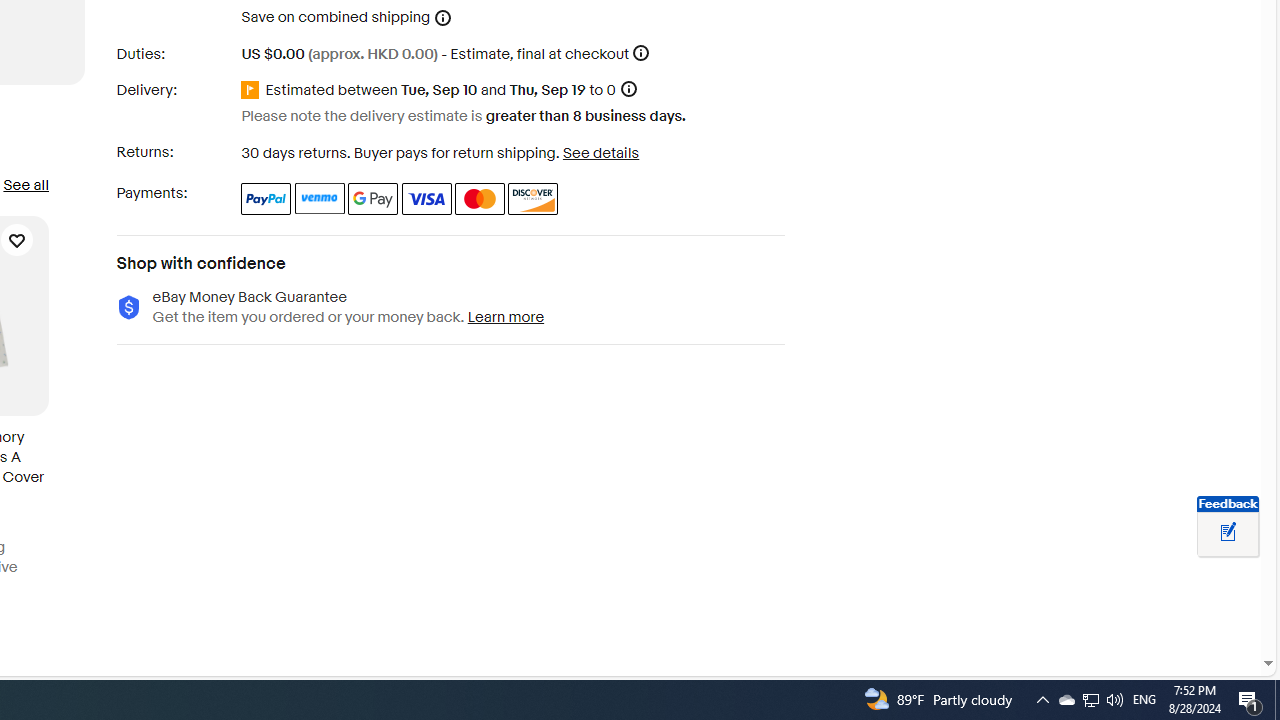 Image resolution: width=1280 pixels, height=720 pixels. Describe the element at coordinates (373, 198) in the screenshot. I see `'Google Pay'` at that location.